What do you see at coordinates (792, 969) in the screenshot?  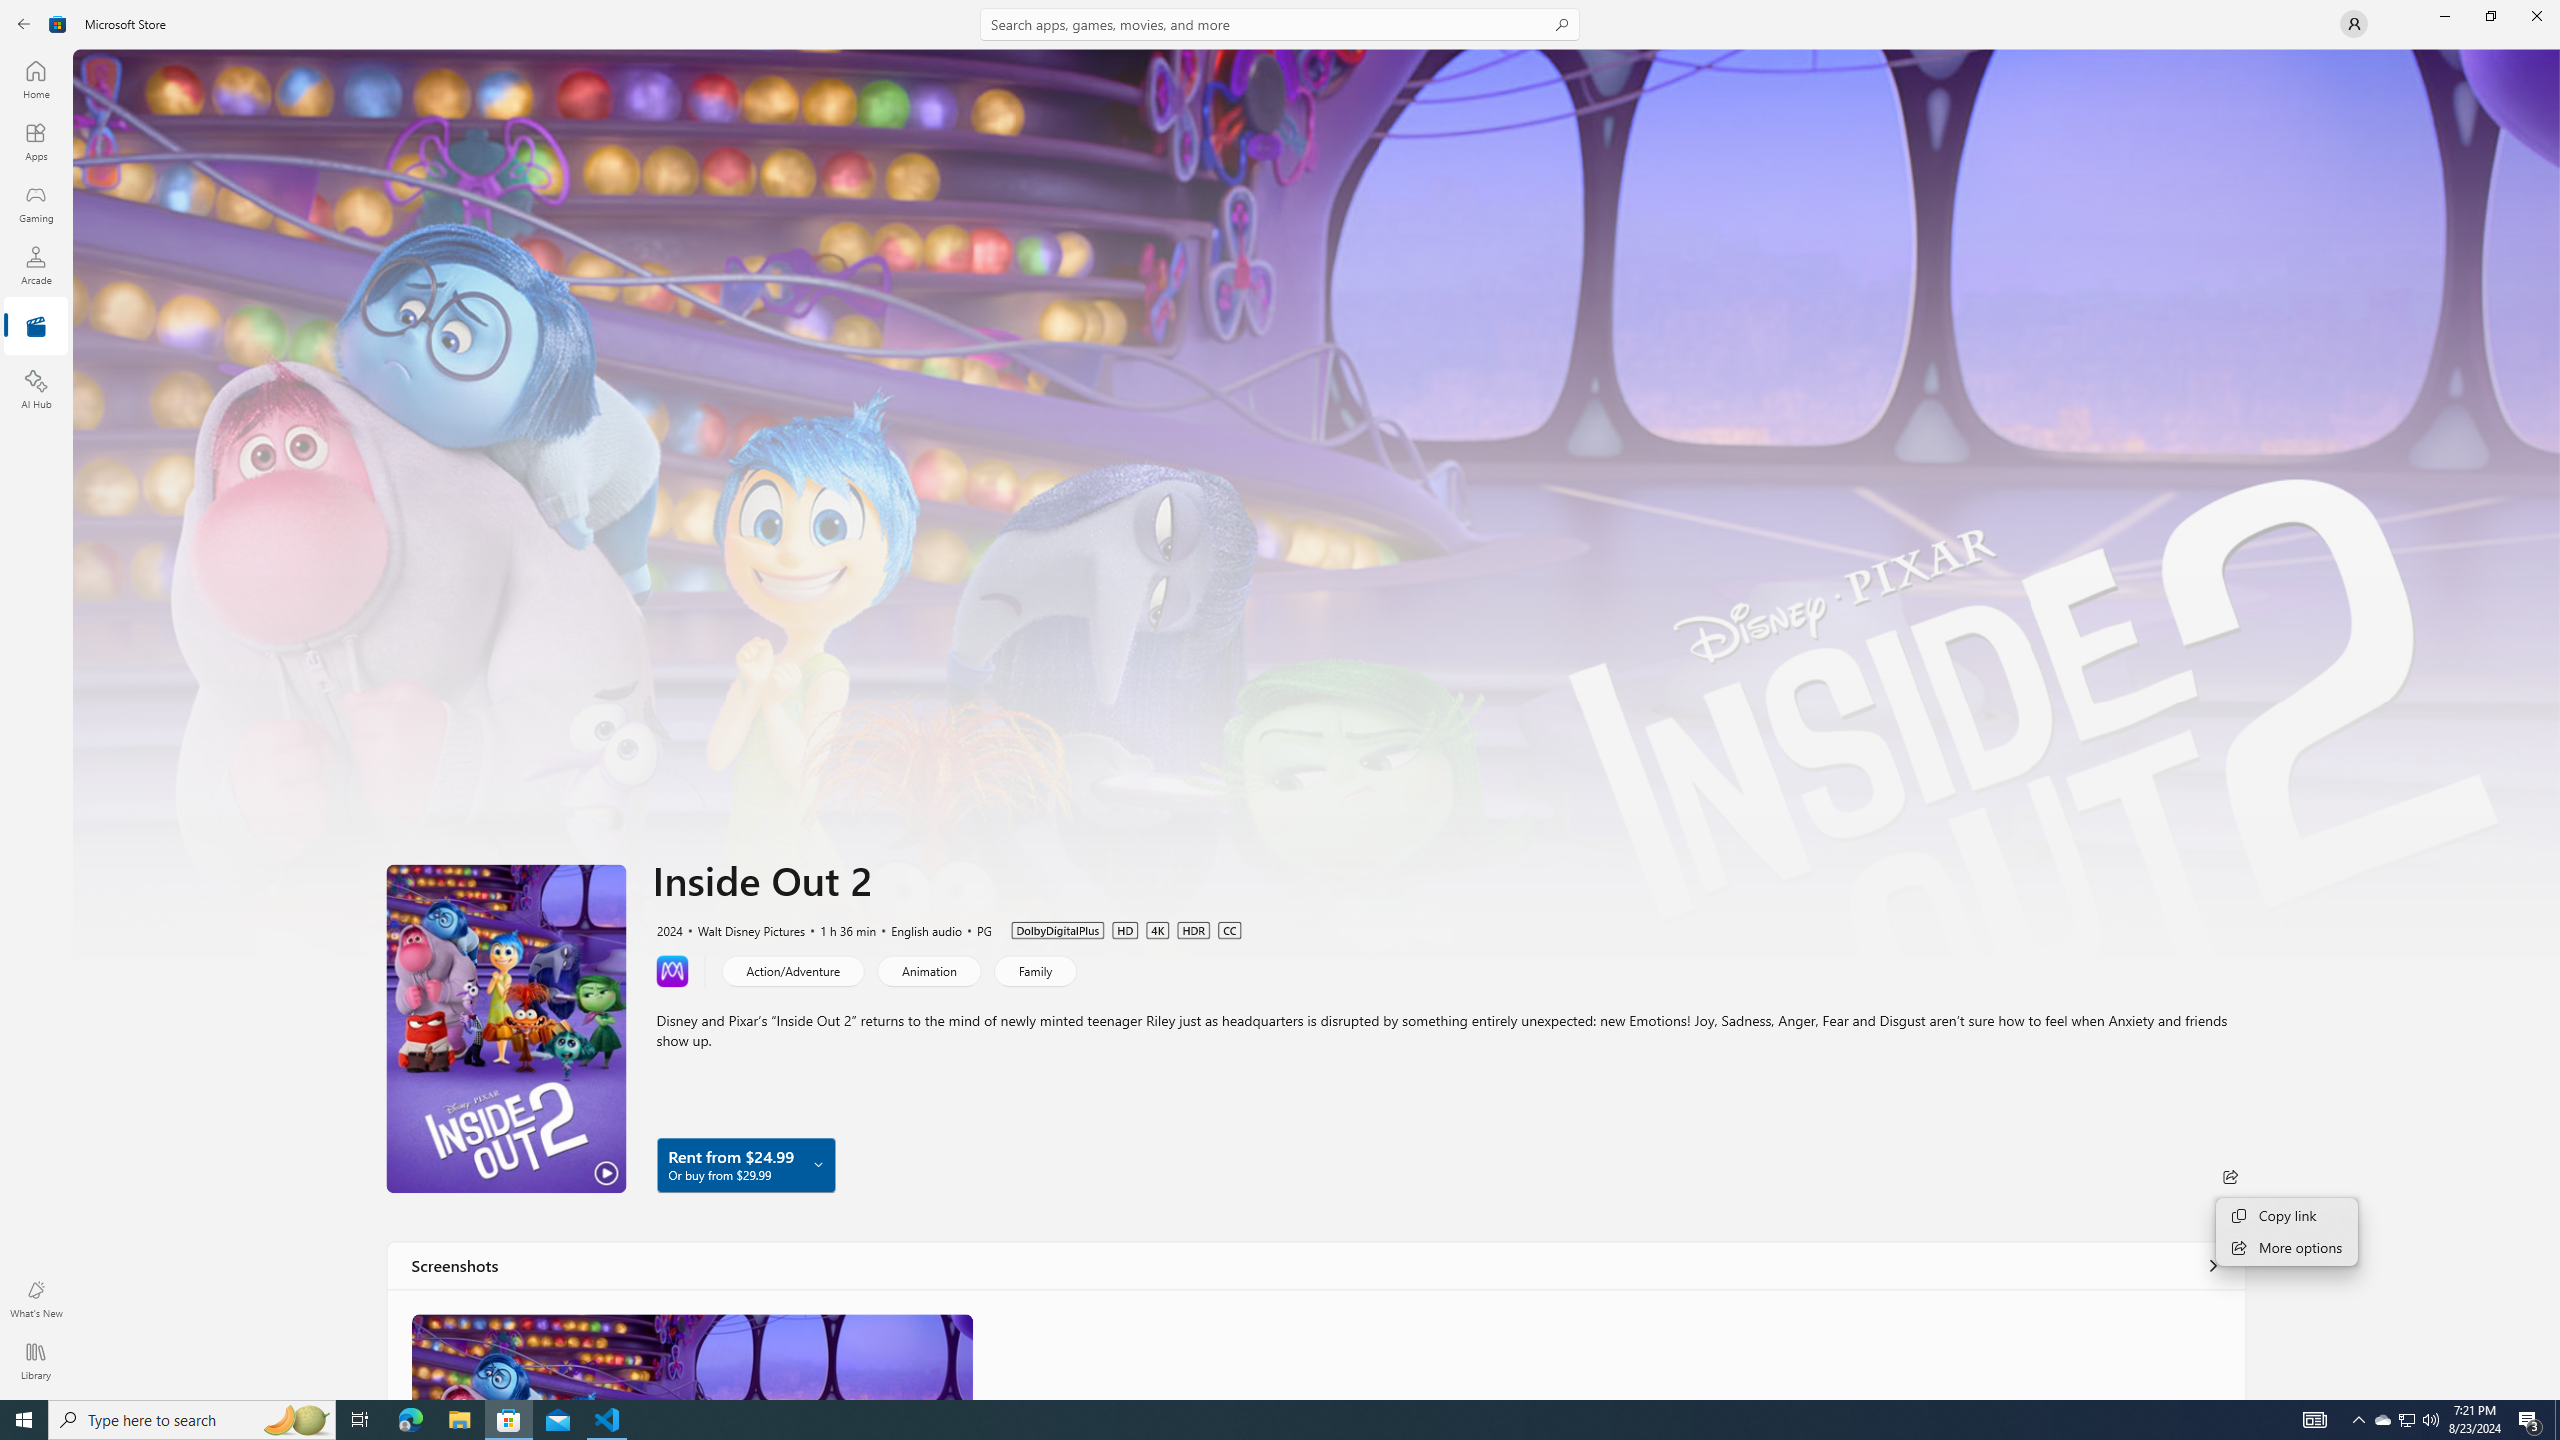 I see `'Action/Adventure'` at bounding box center [792, 969].